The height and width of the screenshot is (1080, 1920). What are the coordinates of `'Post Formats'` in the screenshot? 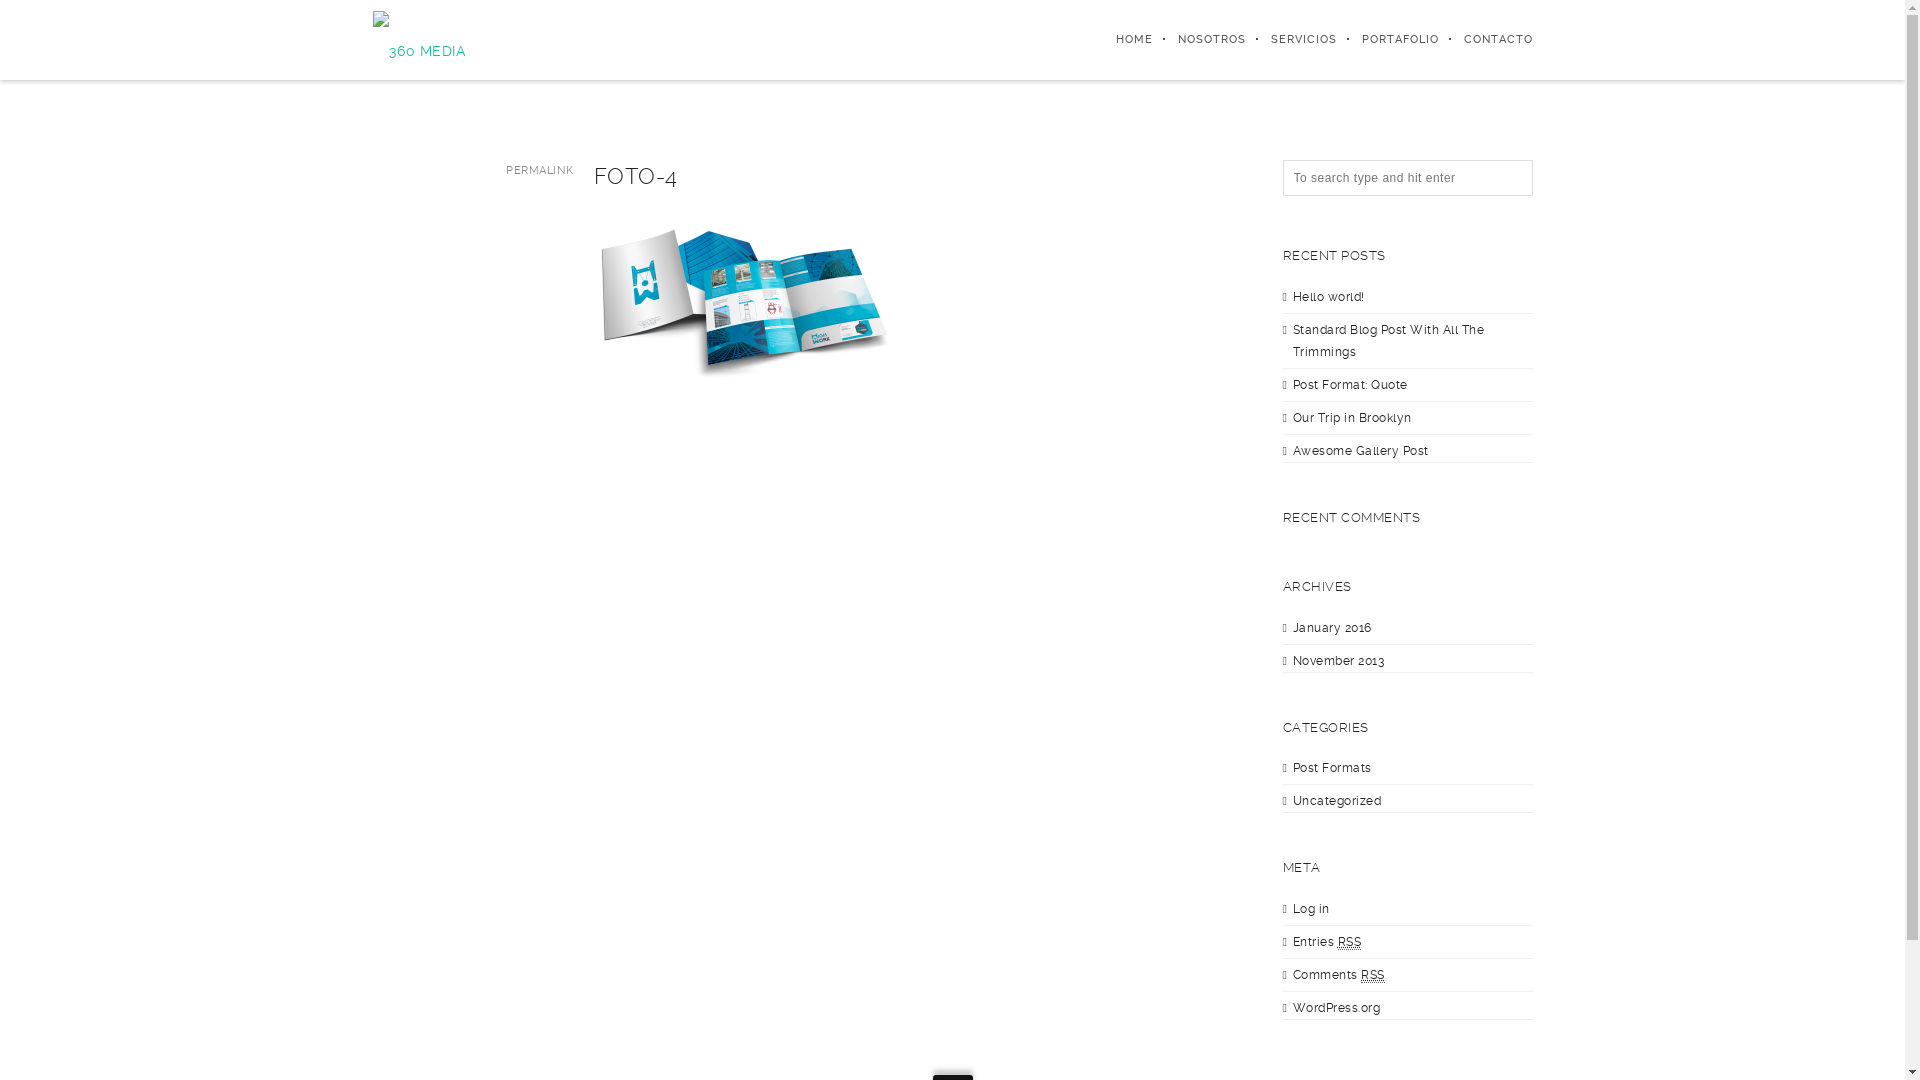 It's located at (1331, 766).